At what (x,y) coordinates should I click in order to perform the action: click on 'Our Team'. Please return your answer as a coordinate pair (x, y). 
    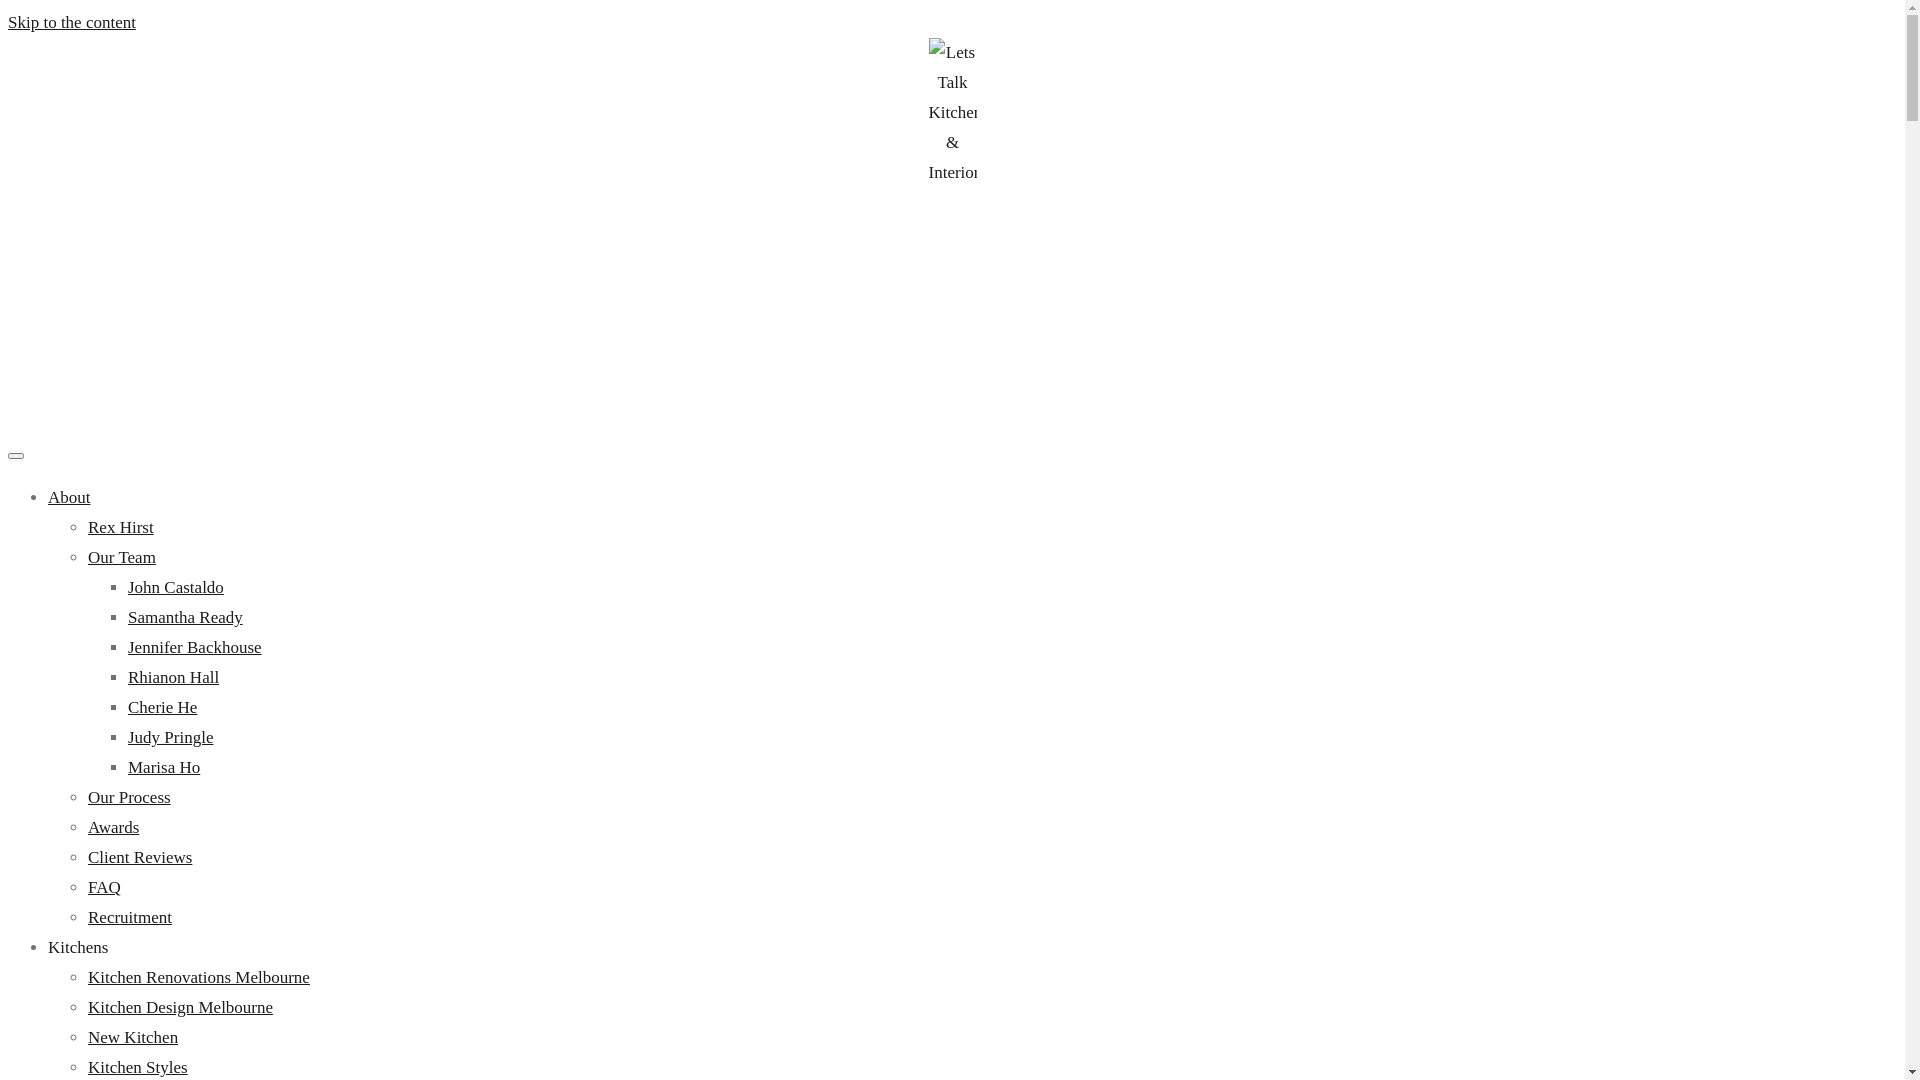
    Looking at the image, I should click on (120, 557).